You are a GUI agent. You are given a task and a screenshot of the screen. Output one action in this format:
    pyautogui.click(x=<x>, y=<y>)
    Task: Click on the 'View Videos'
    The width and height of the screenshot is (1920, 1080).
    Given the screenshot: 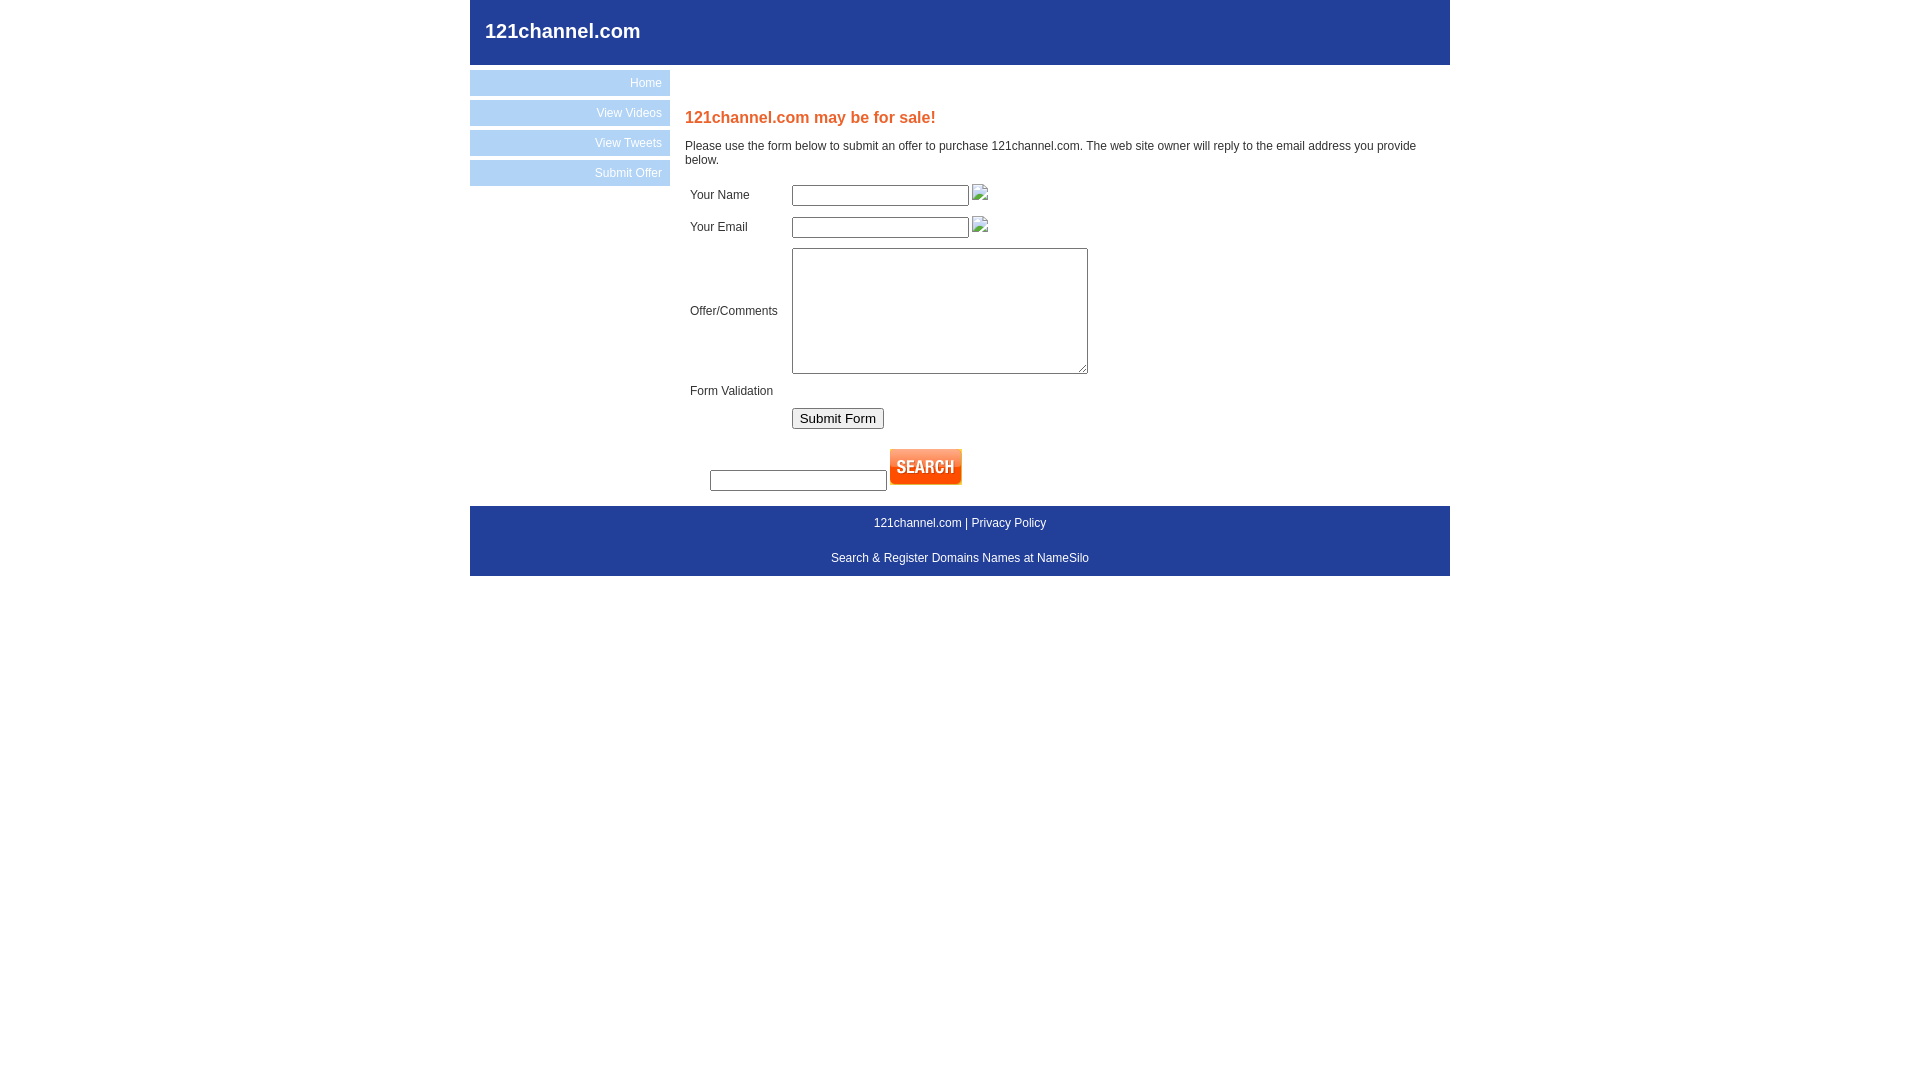 What is the action you would take?
    pyautogui.click(x=569, y=112)
    